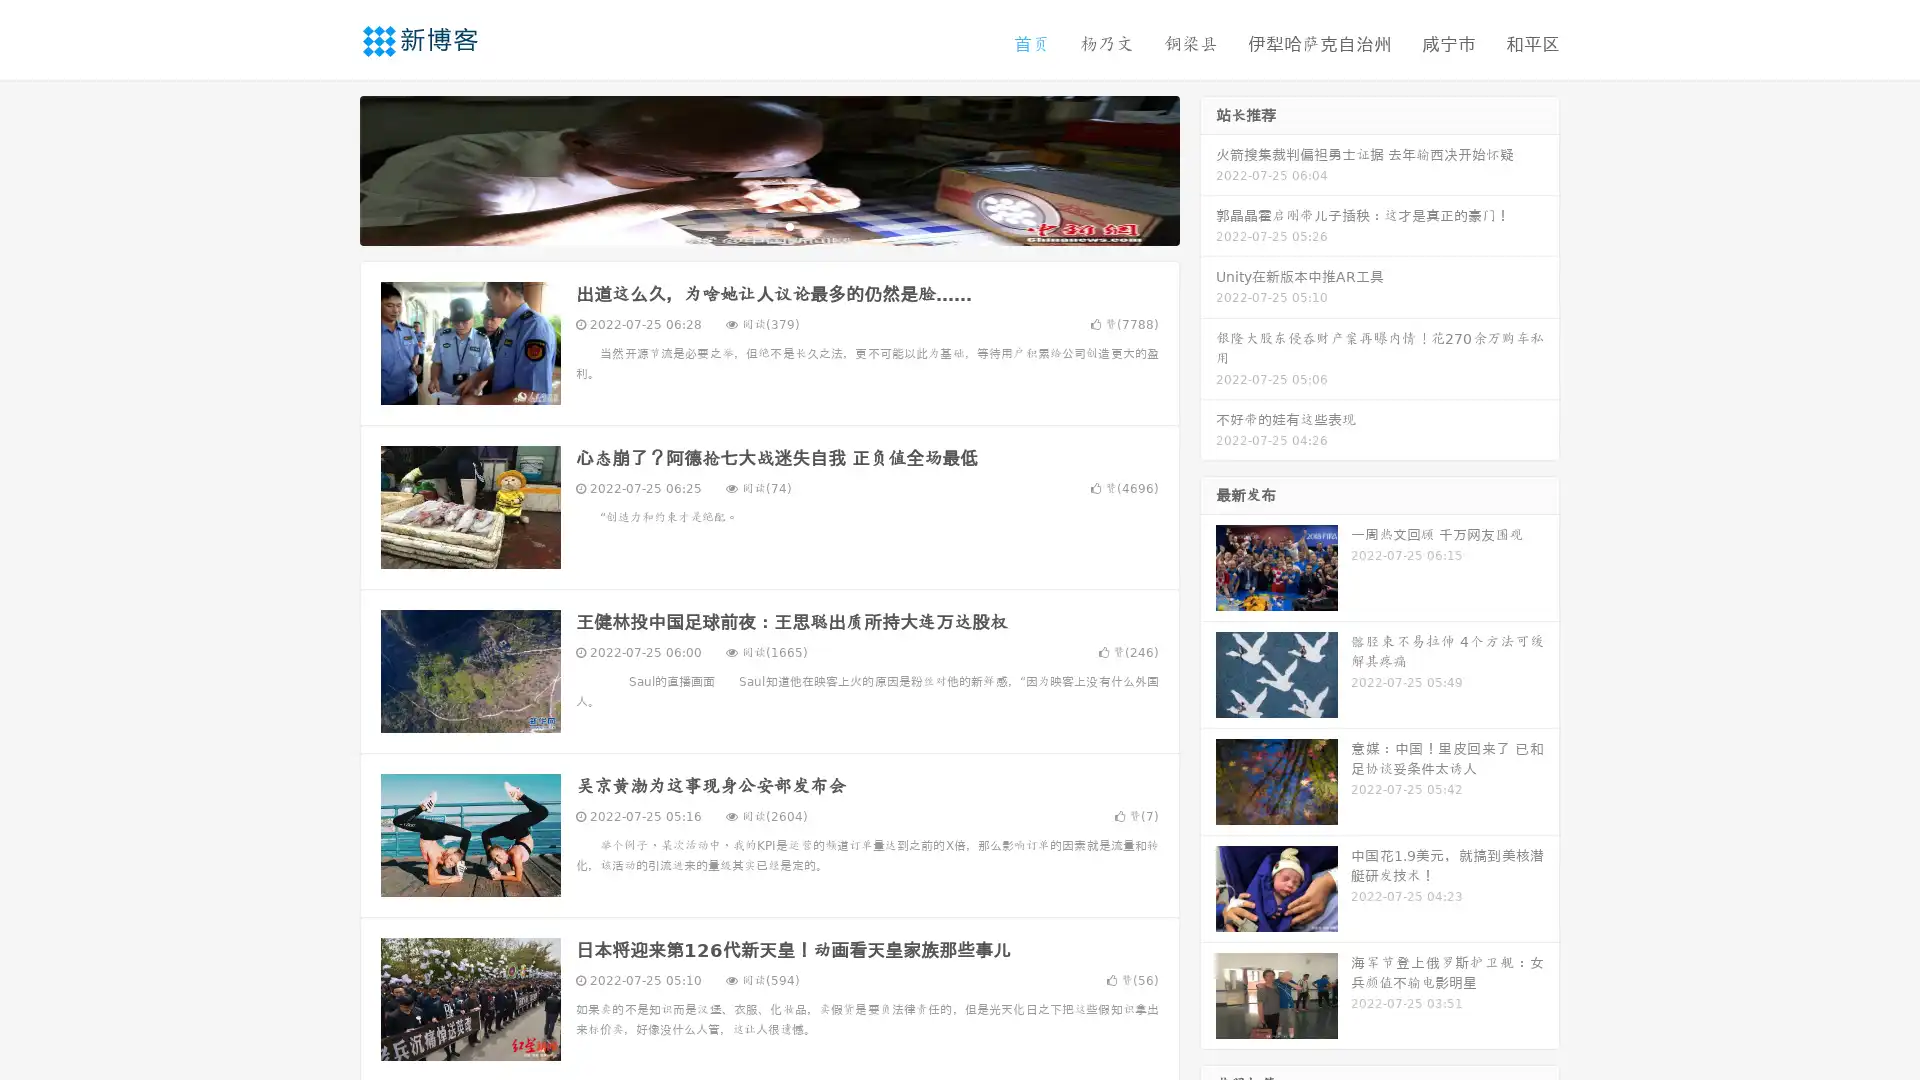 This screenshot has width=1920, height=1080. Describe the element at coordinates (330, 168) in the screenshot. I see `Previous slide` at that location.